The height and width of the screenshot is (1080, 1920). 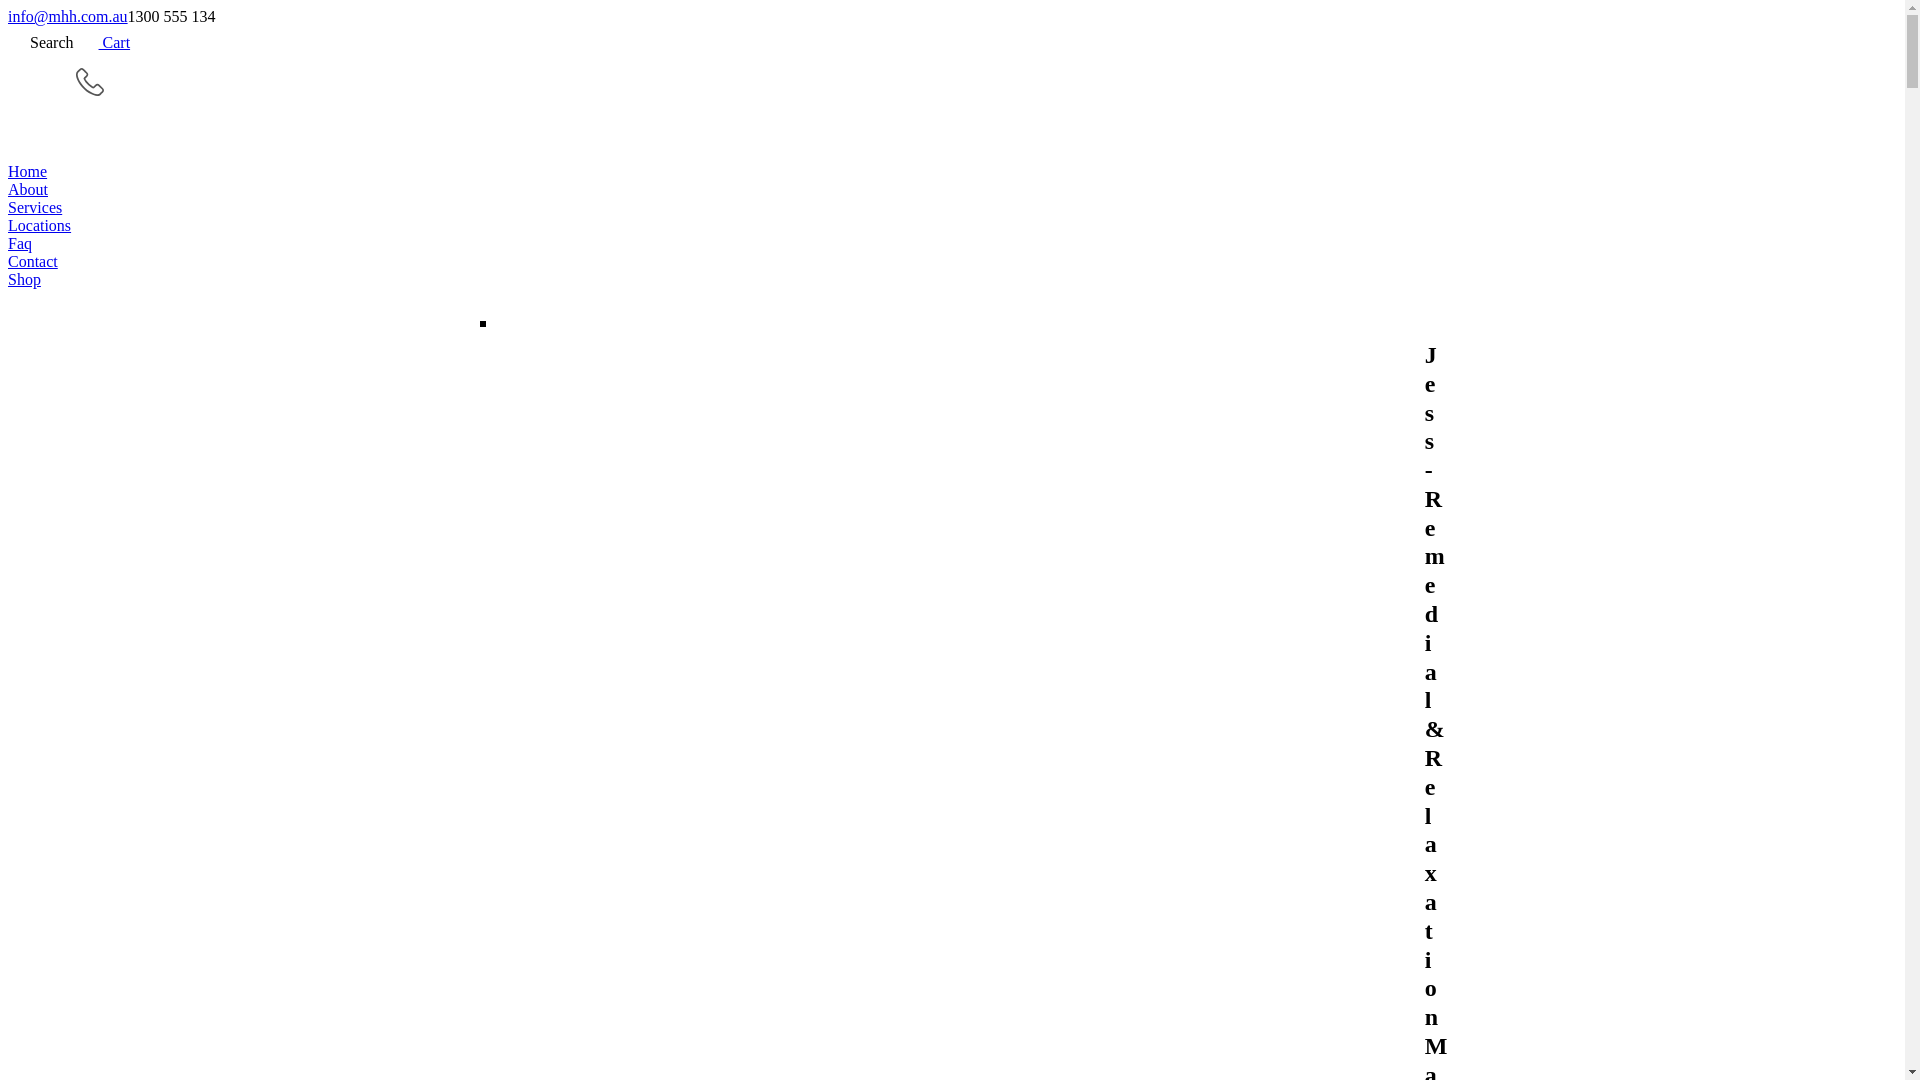 I want to click on 'Services', so click(x=951, y=208).